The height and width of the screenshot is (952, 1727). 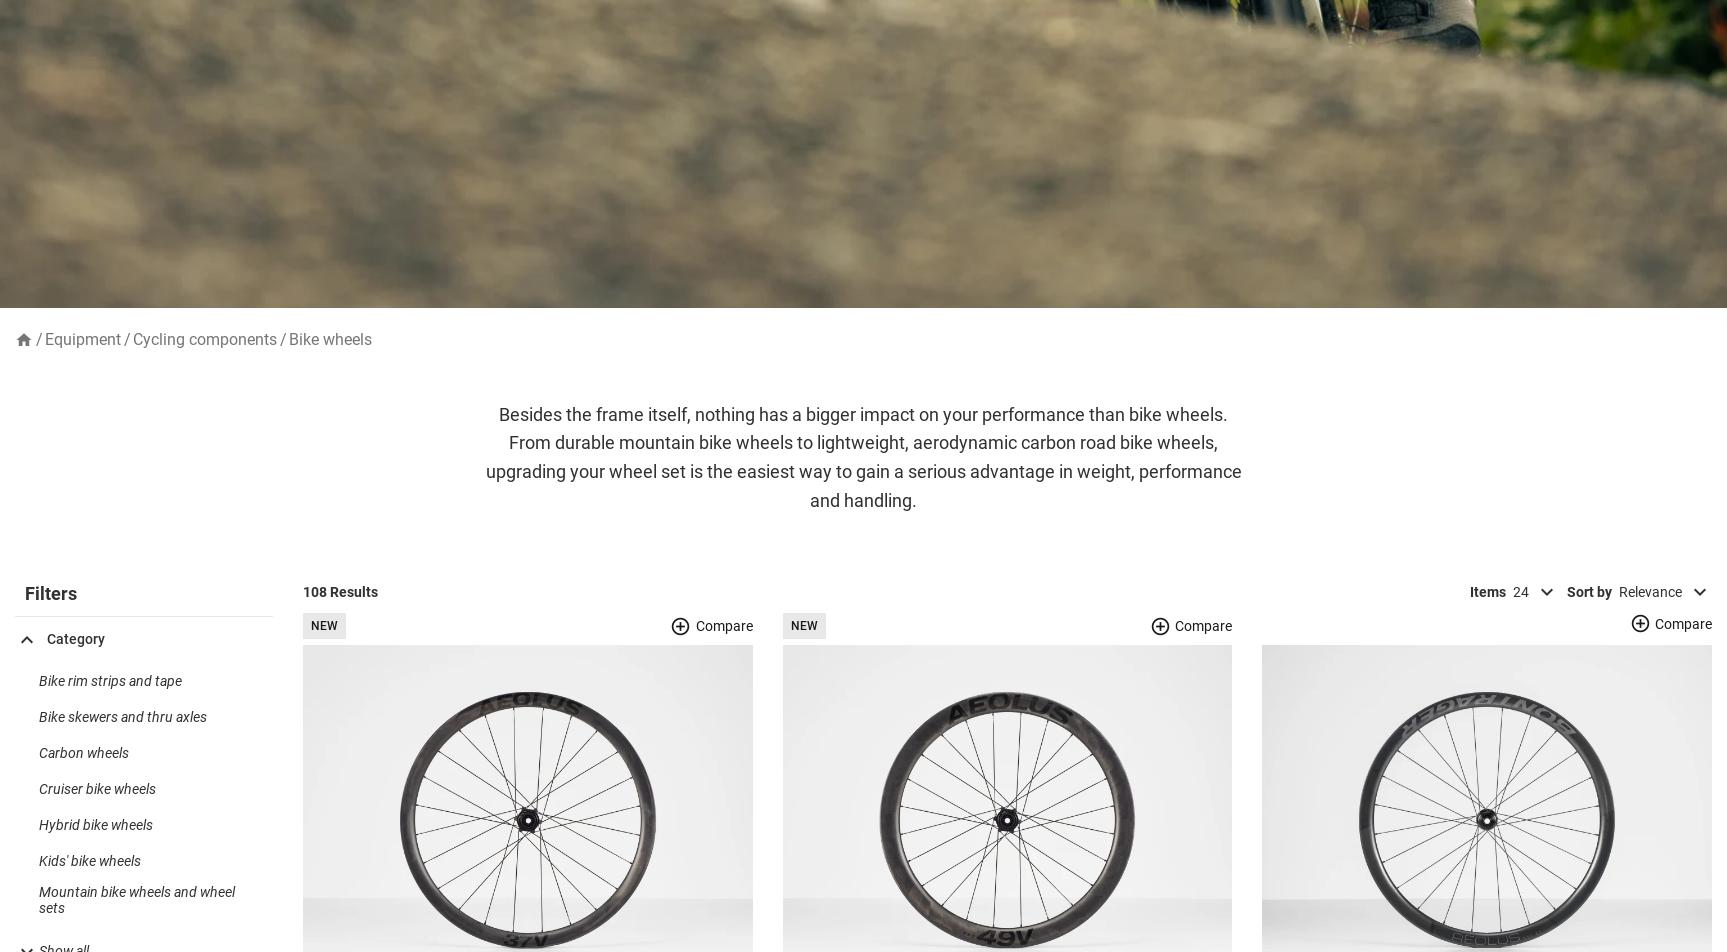 What do you see at coordinates (83, 783) in the screenshot?
I see `'Carbon wheels'` at bounding box center [83, 783].